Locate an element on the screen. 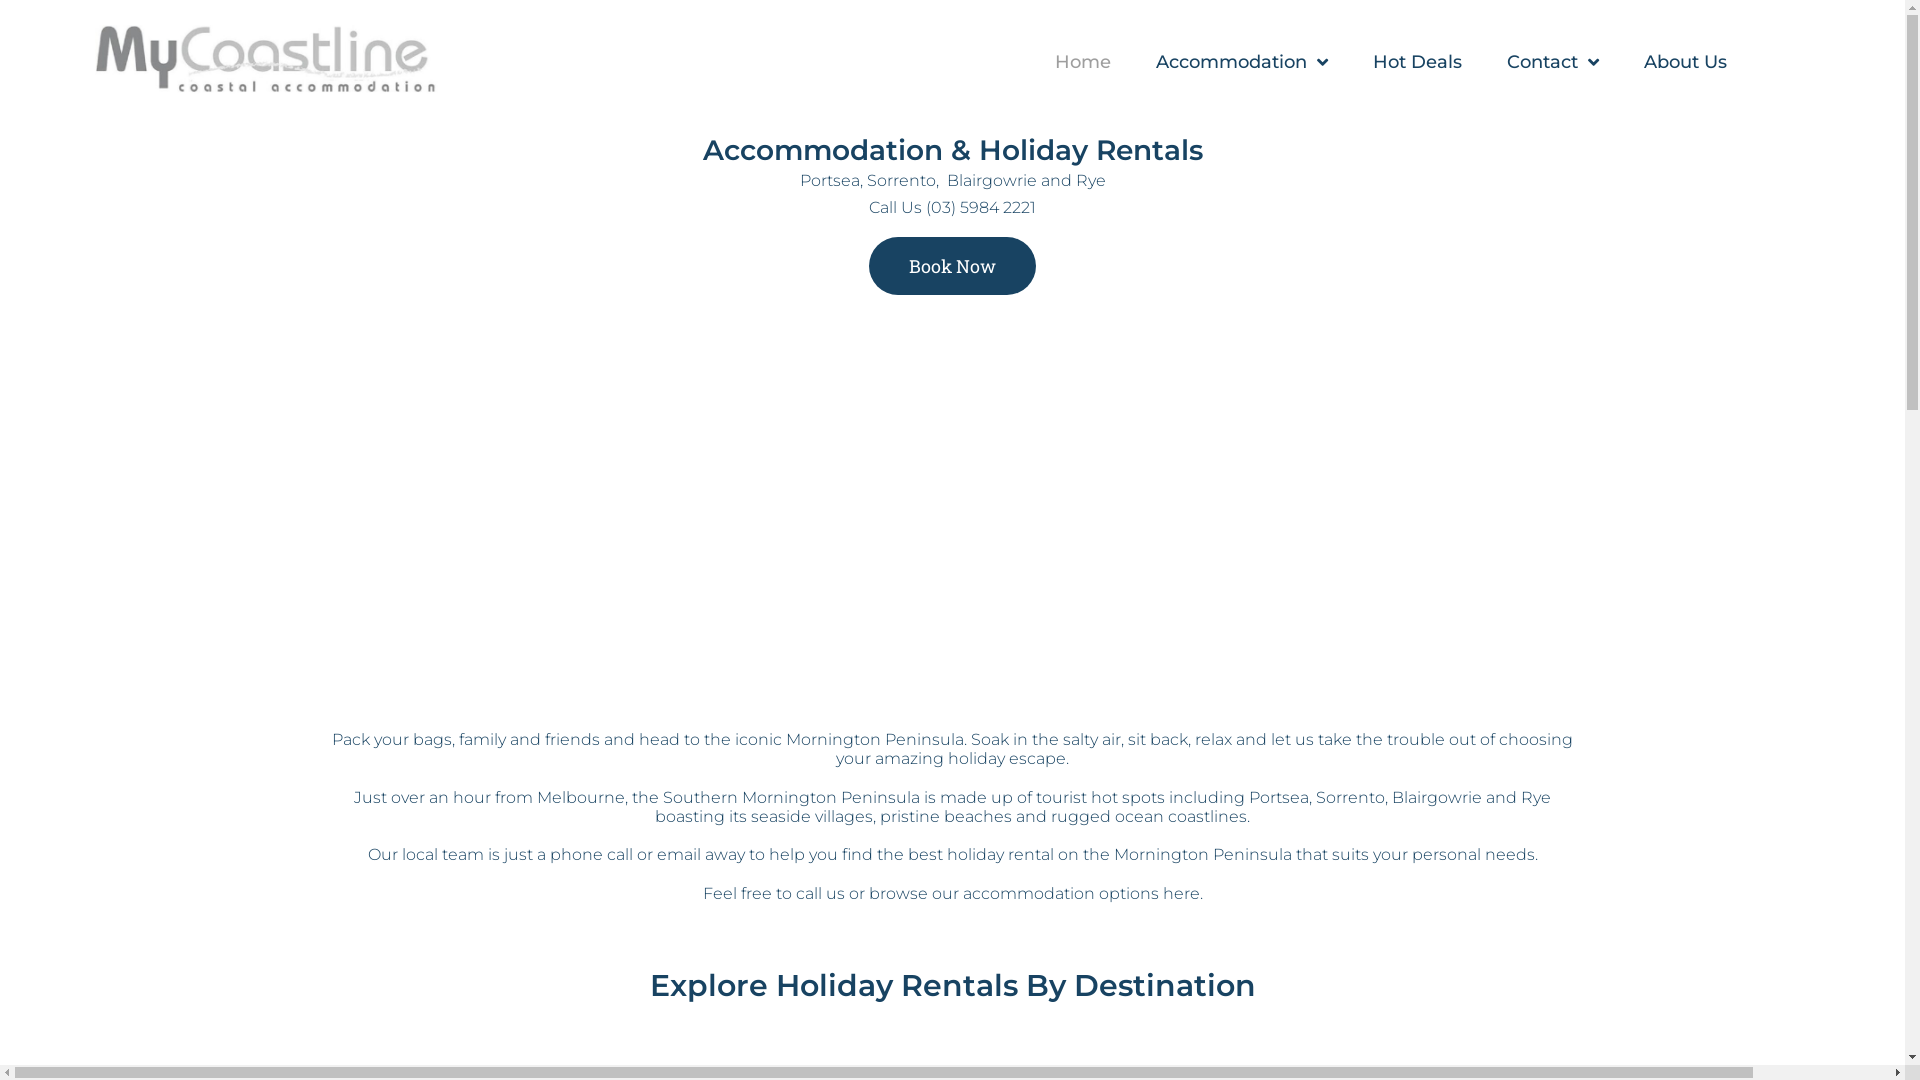 Image resolution: width=1920 pixels, height=1080 pixels. 'About Us' is located at coordinates (1684, 61).